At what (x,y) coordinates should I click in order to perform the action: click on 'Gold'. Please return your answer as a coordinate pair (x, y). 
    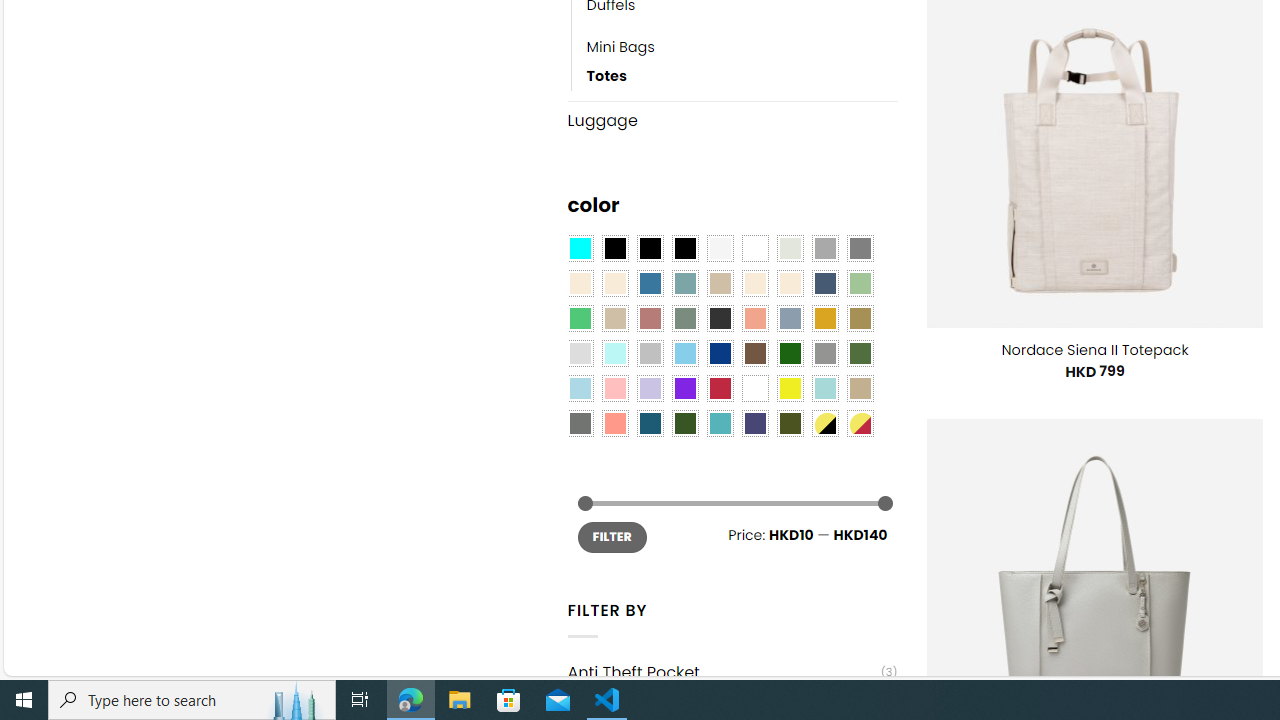
    Looking at the image, I should click on (824, 317).